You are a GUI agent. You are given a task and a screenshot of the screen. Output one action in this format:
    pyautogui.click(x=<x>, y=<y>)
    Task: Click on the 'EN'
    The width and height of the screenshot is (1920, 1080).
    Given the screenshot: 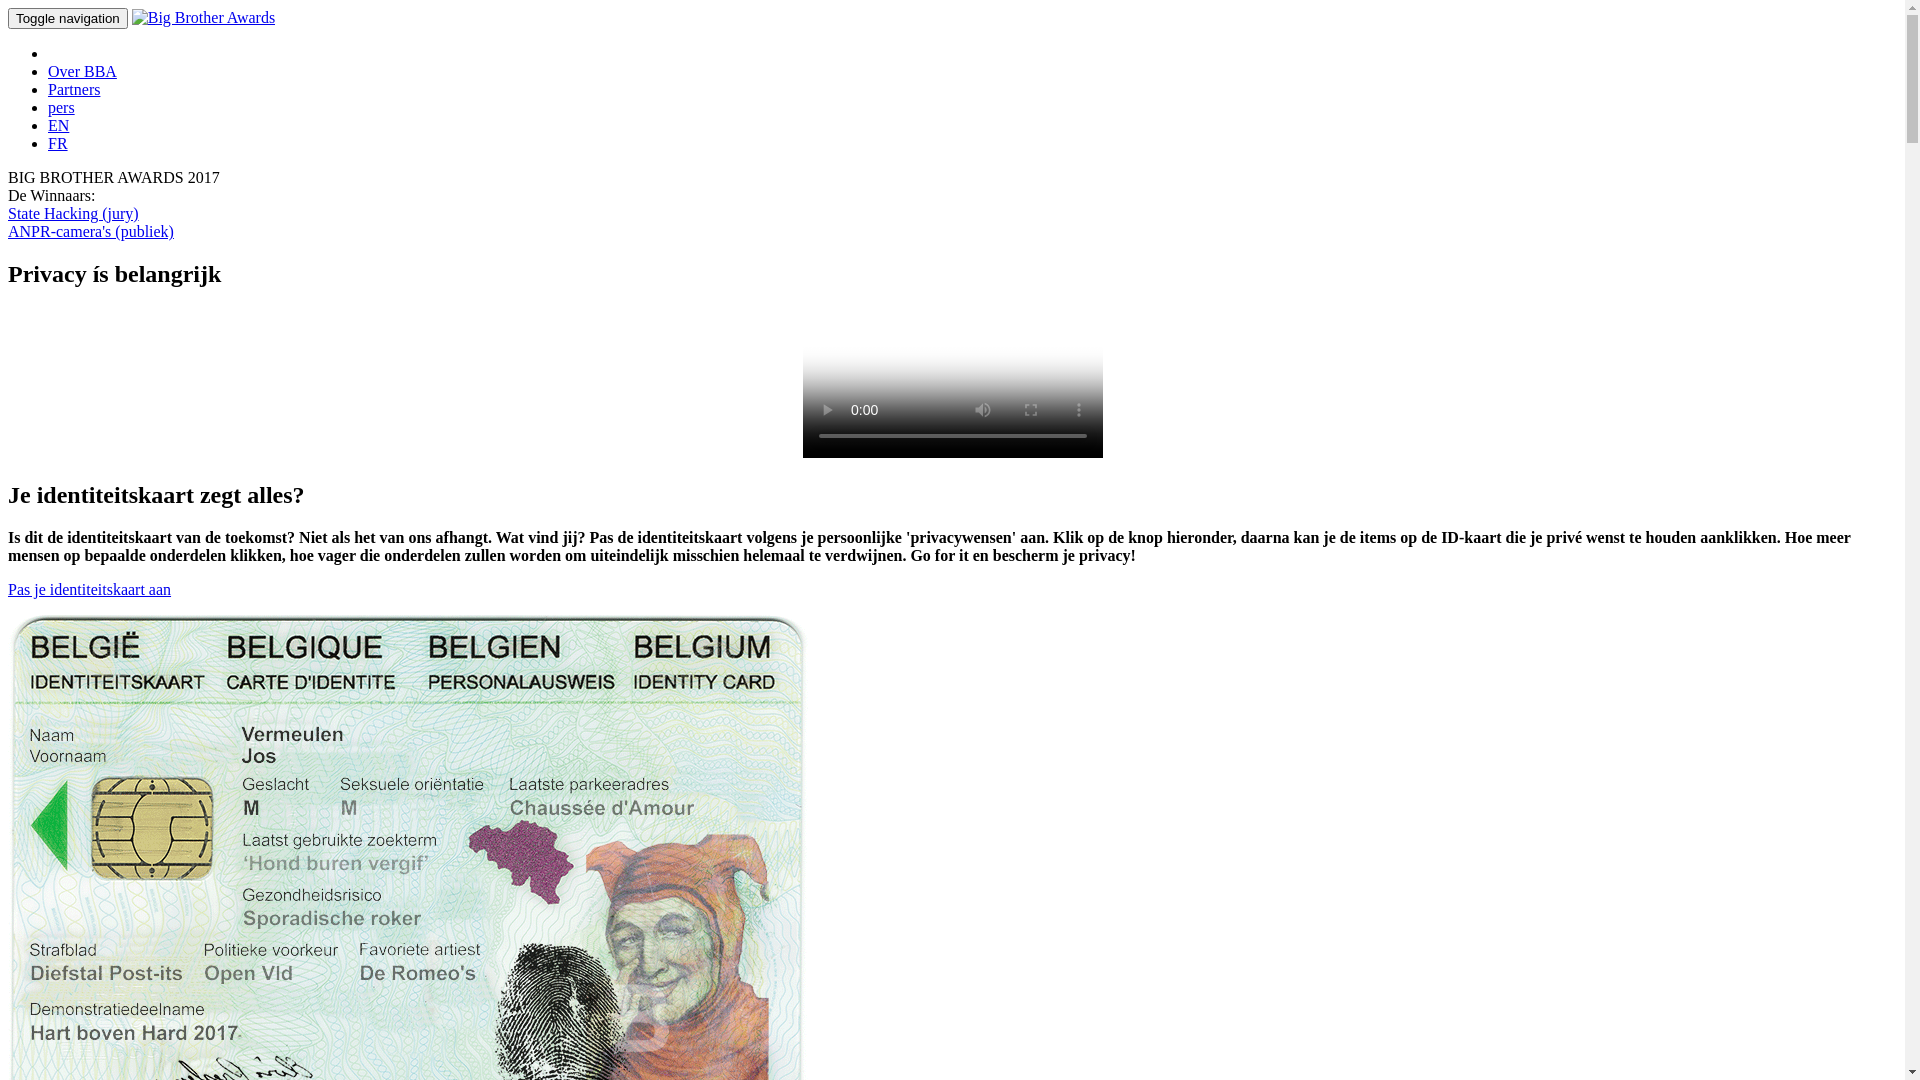 What is the action you would take?
    pyautogui.click(x=58, y=125)
    